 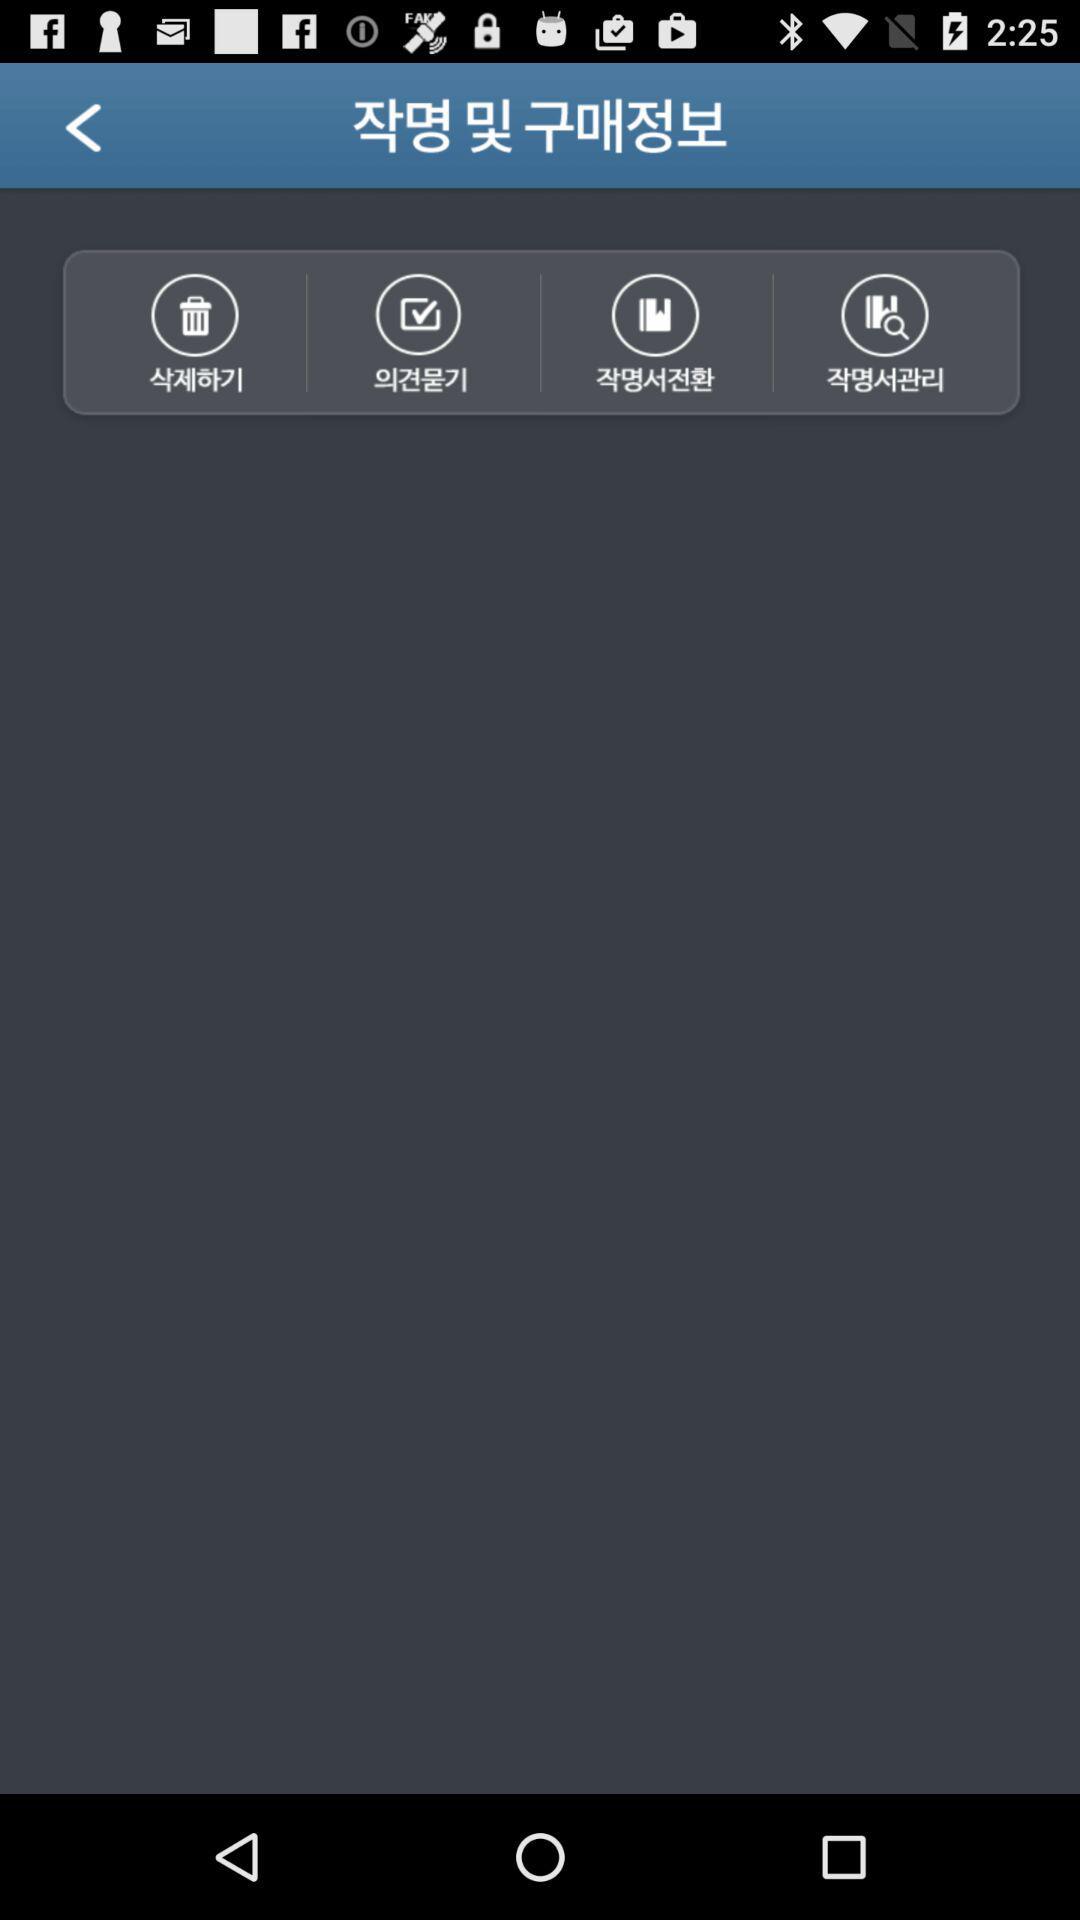 I want to click on search option, so click(x=902, y=335).